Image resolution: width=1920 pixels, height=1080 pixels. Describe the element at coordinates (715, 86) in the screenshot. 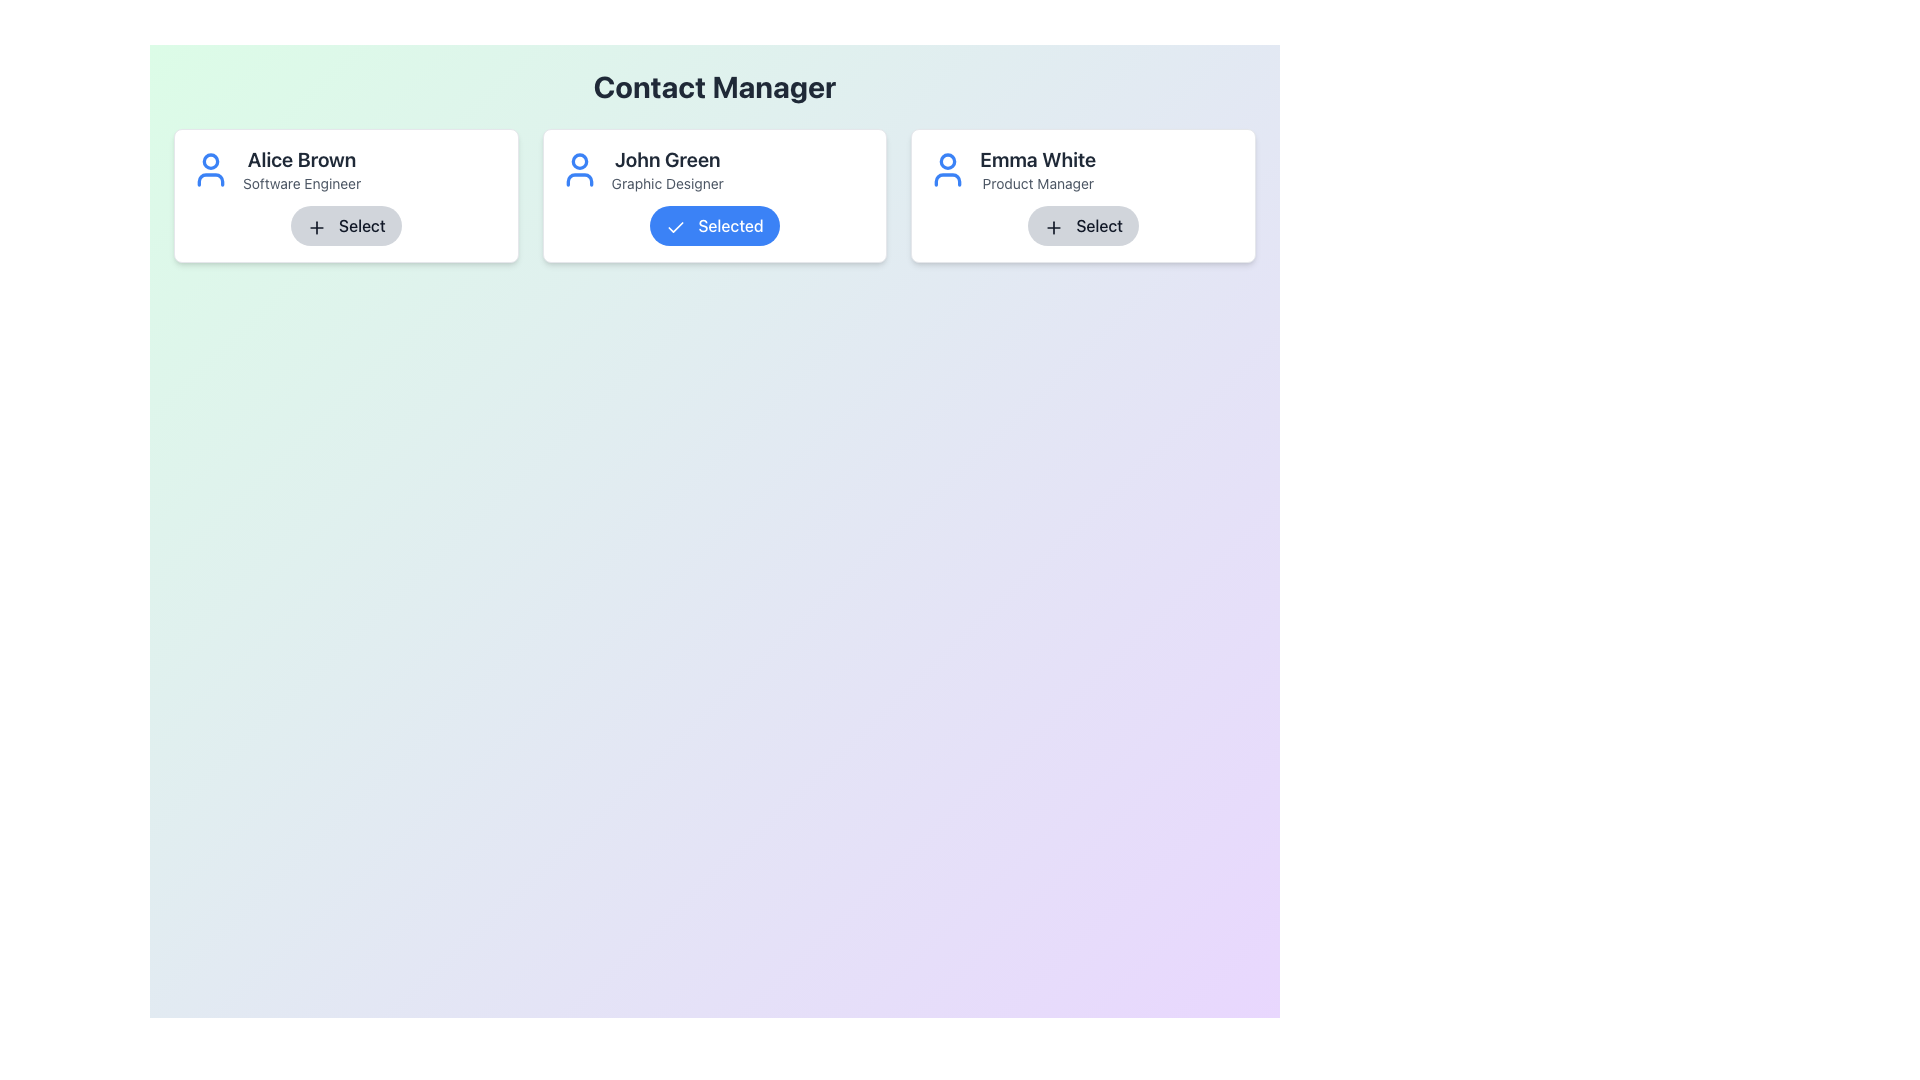

I see `the bold title 'Contact Manager' displayed at the top of the interface, which is centrally positioned above the user profile cards` at that location.